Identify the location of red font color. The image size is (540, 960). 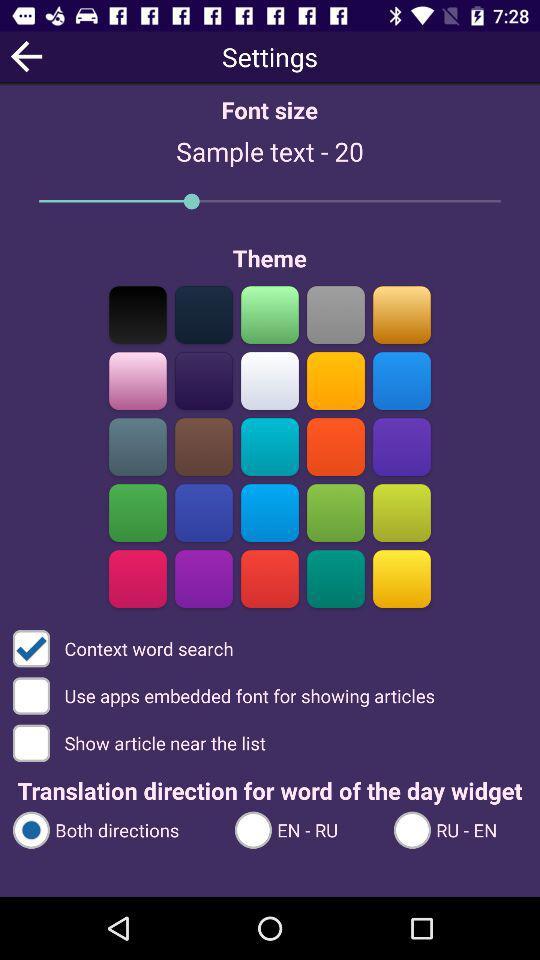
(335, 446).